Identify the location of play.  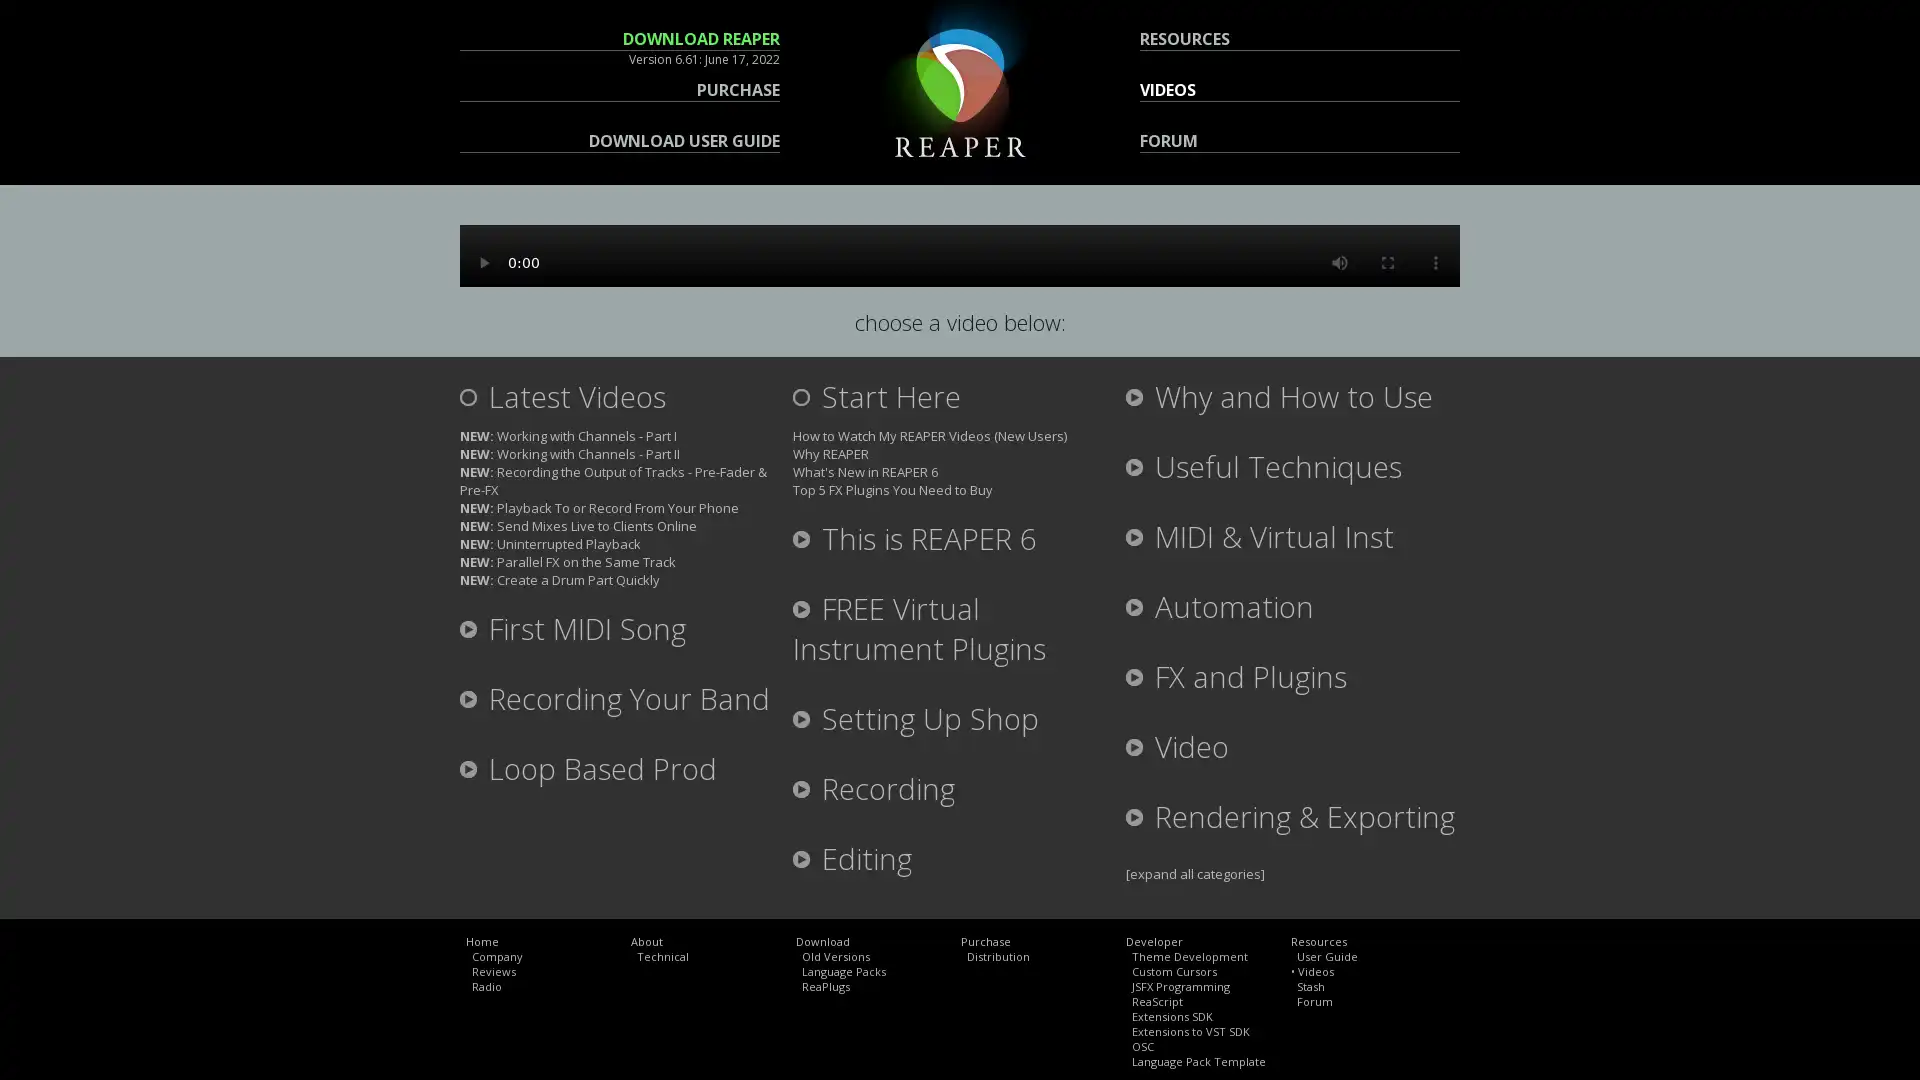
(484, 261).